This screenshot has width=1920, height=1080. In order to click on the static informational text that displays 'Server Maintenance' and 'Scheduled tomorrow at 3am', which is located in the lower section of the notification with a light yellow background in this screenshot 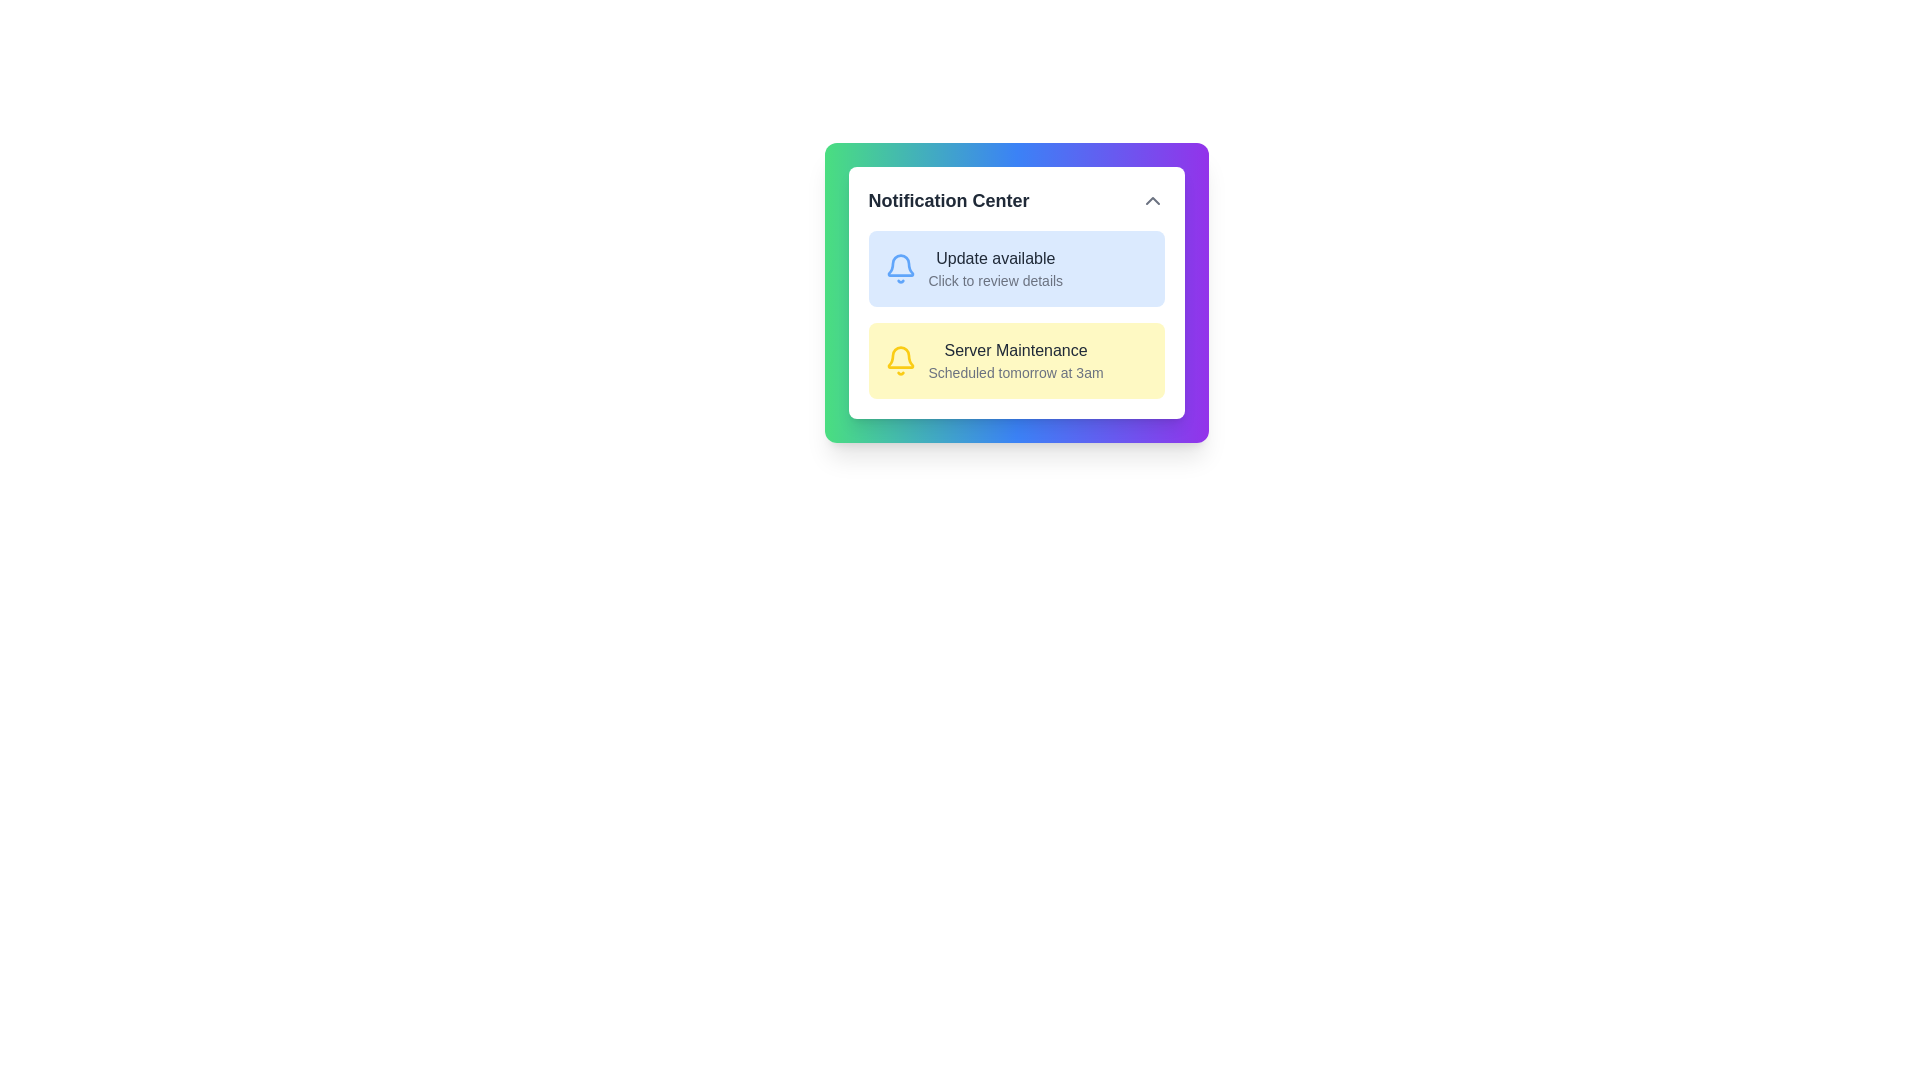, I will do `click(1016, 361)`.